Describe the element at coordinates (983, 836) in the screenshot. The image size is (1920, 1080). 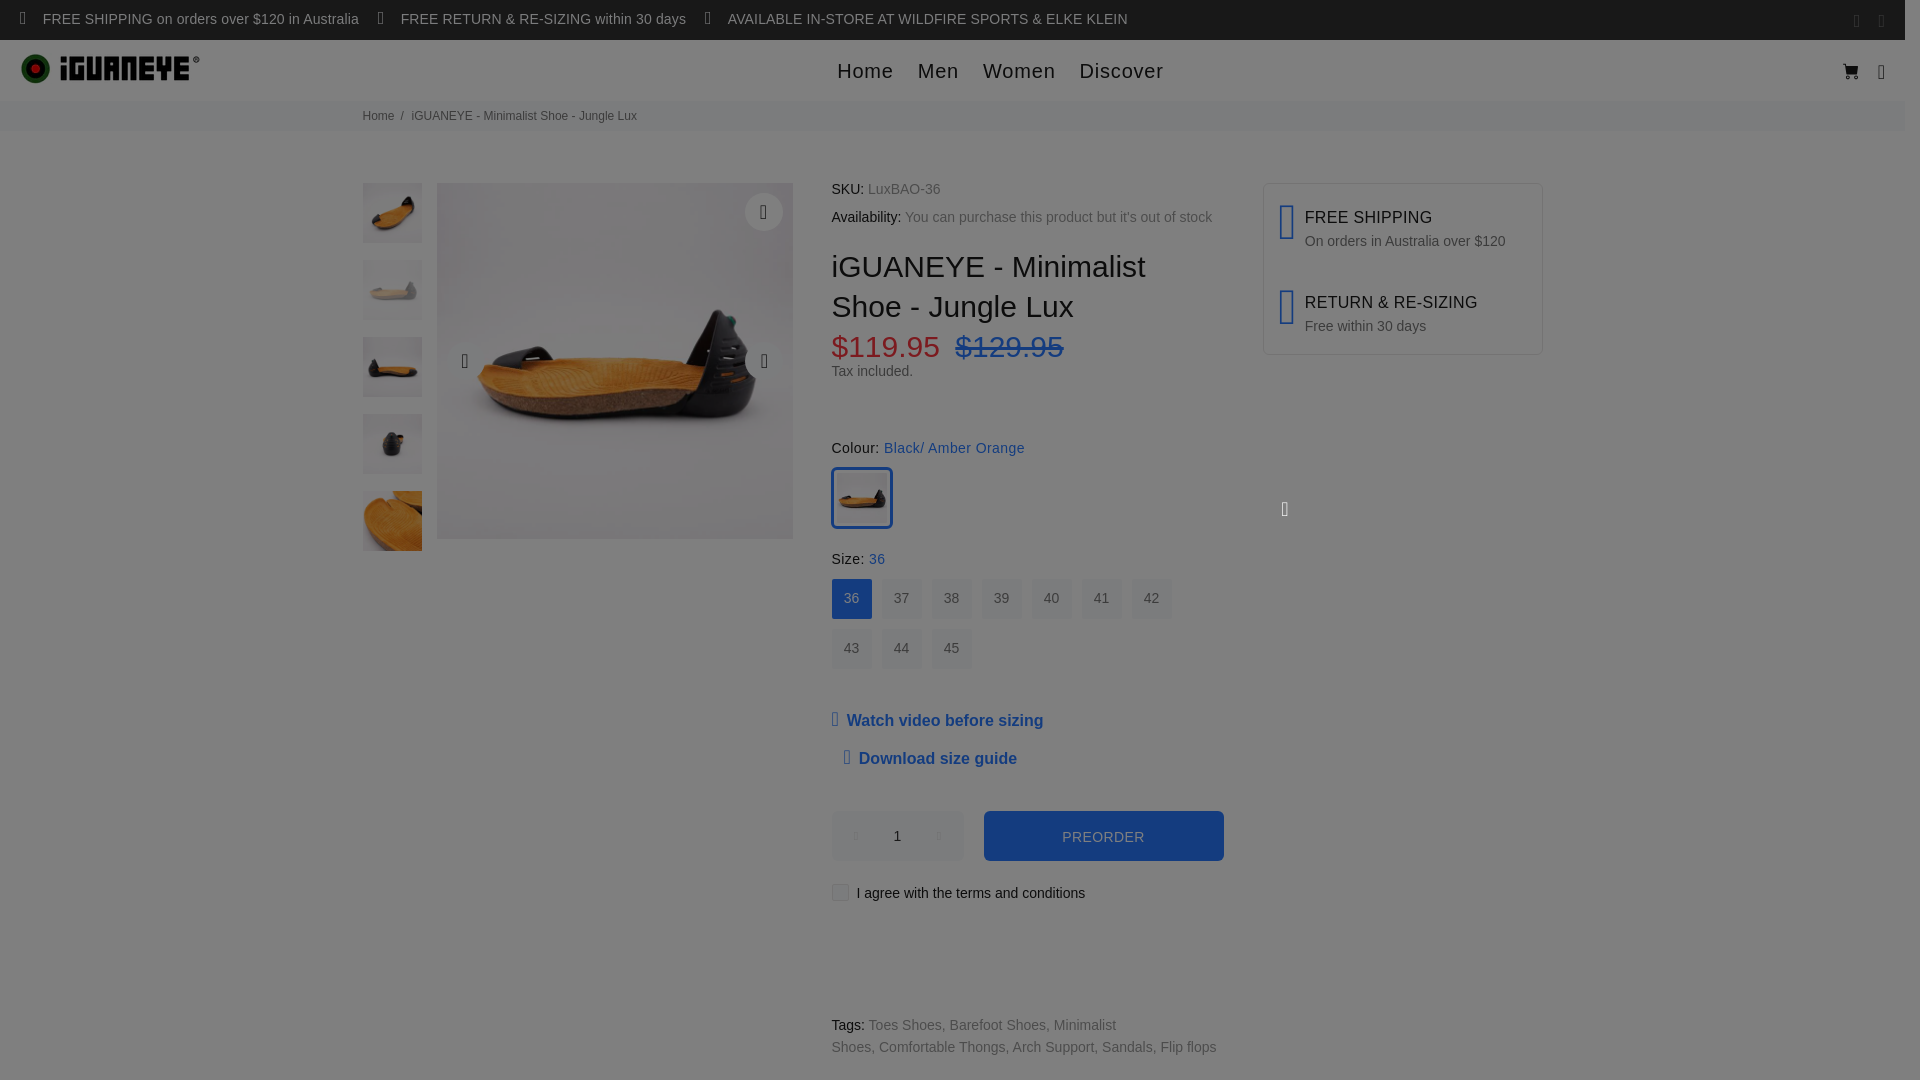
I see `'PREORDER'` at that location.